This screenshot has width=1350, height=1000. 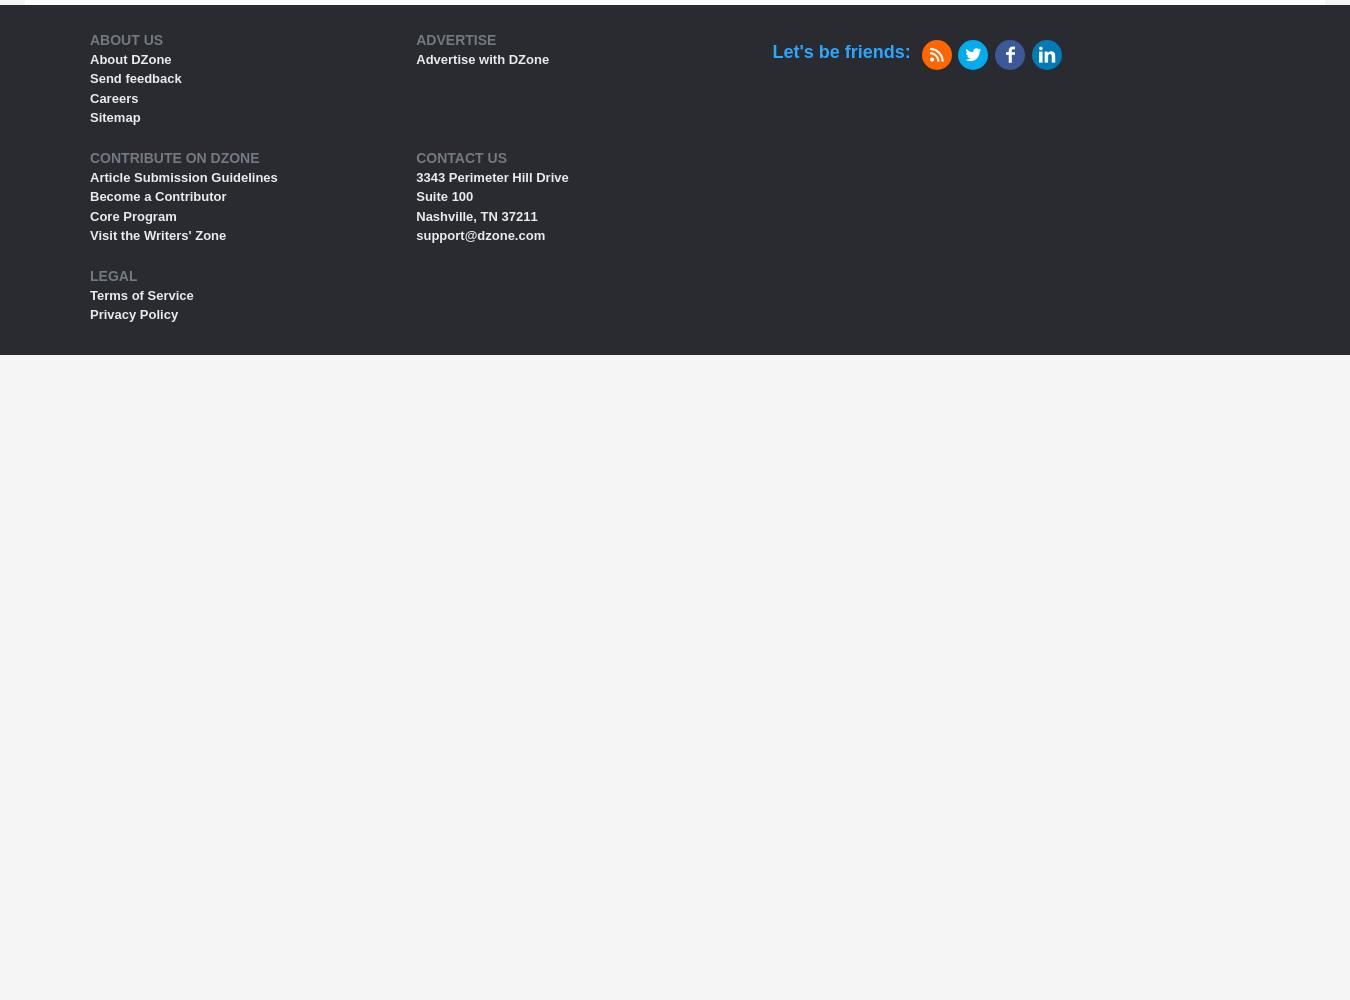 I want to click on 'Terms of Service', so click(x=141, y=294).